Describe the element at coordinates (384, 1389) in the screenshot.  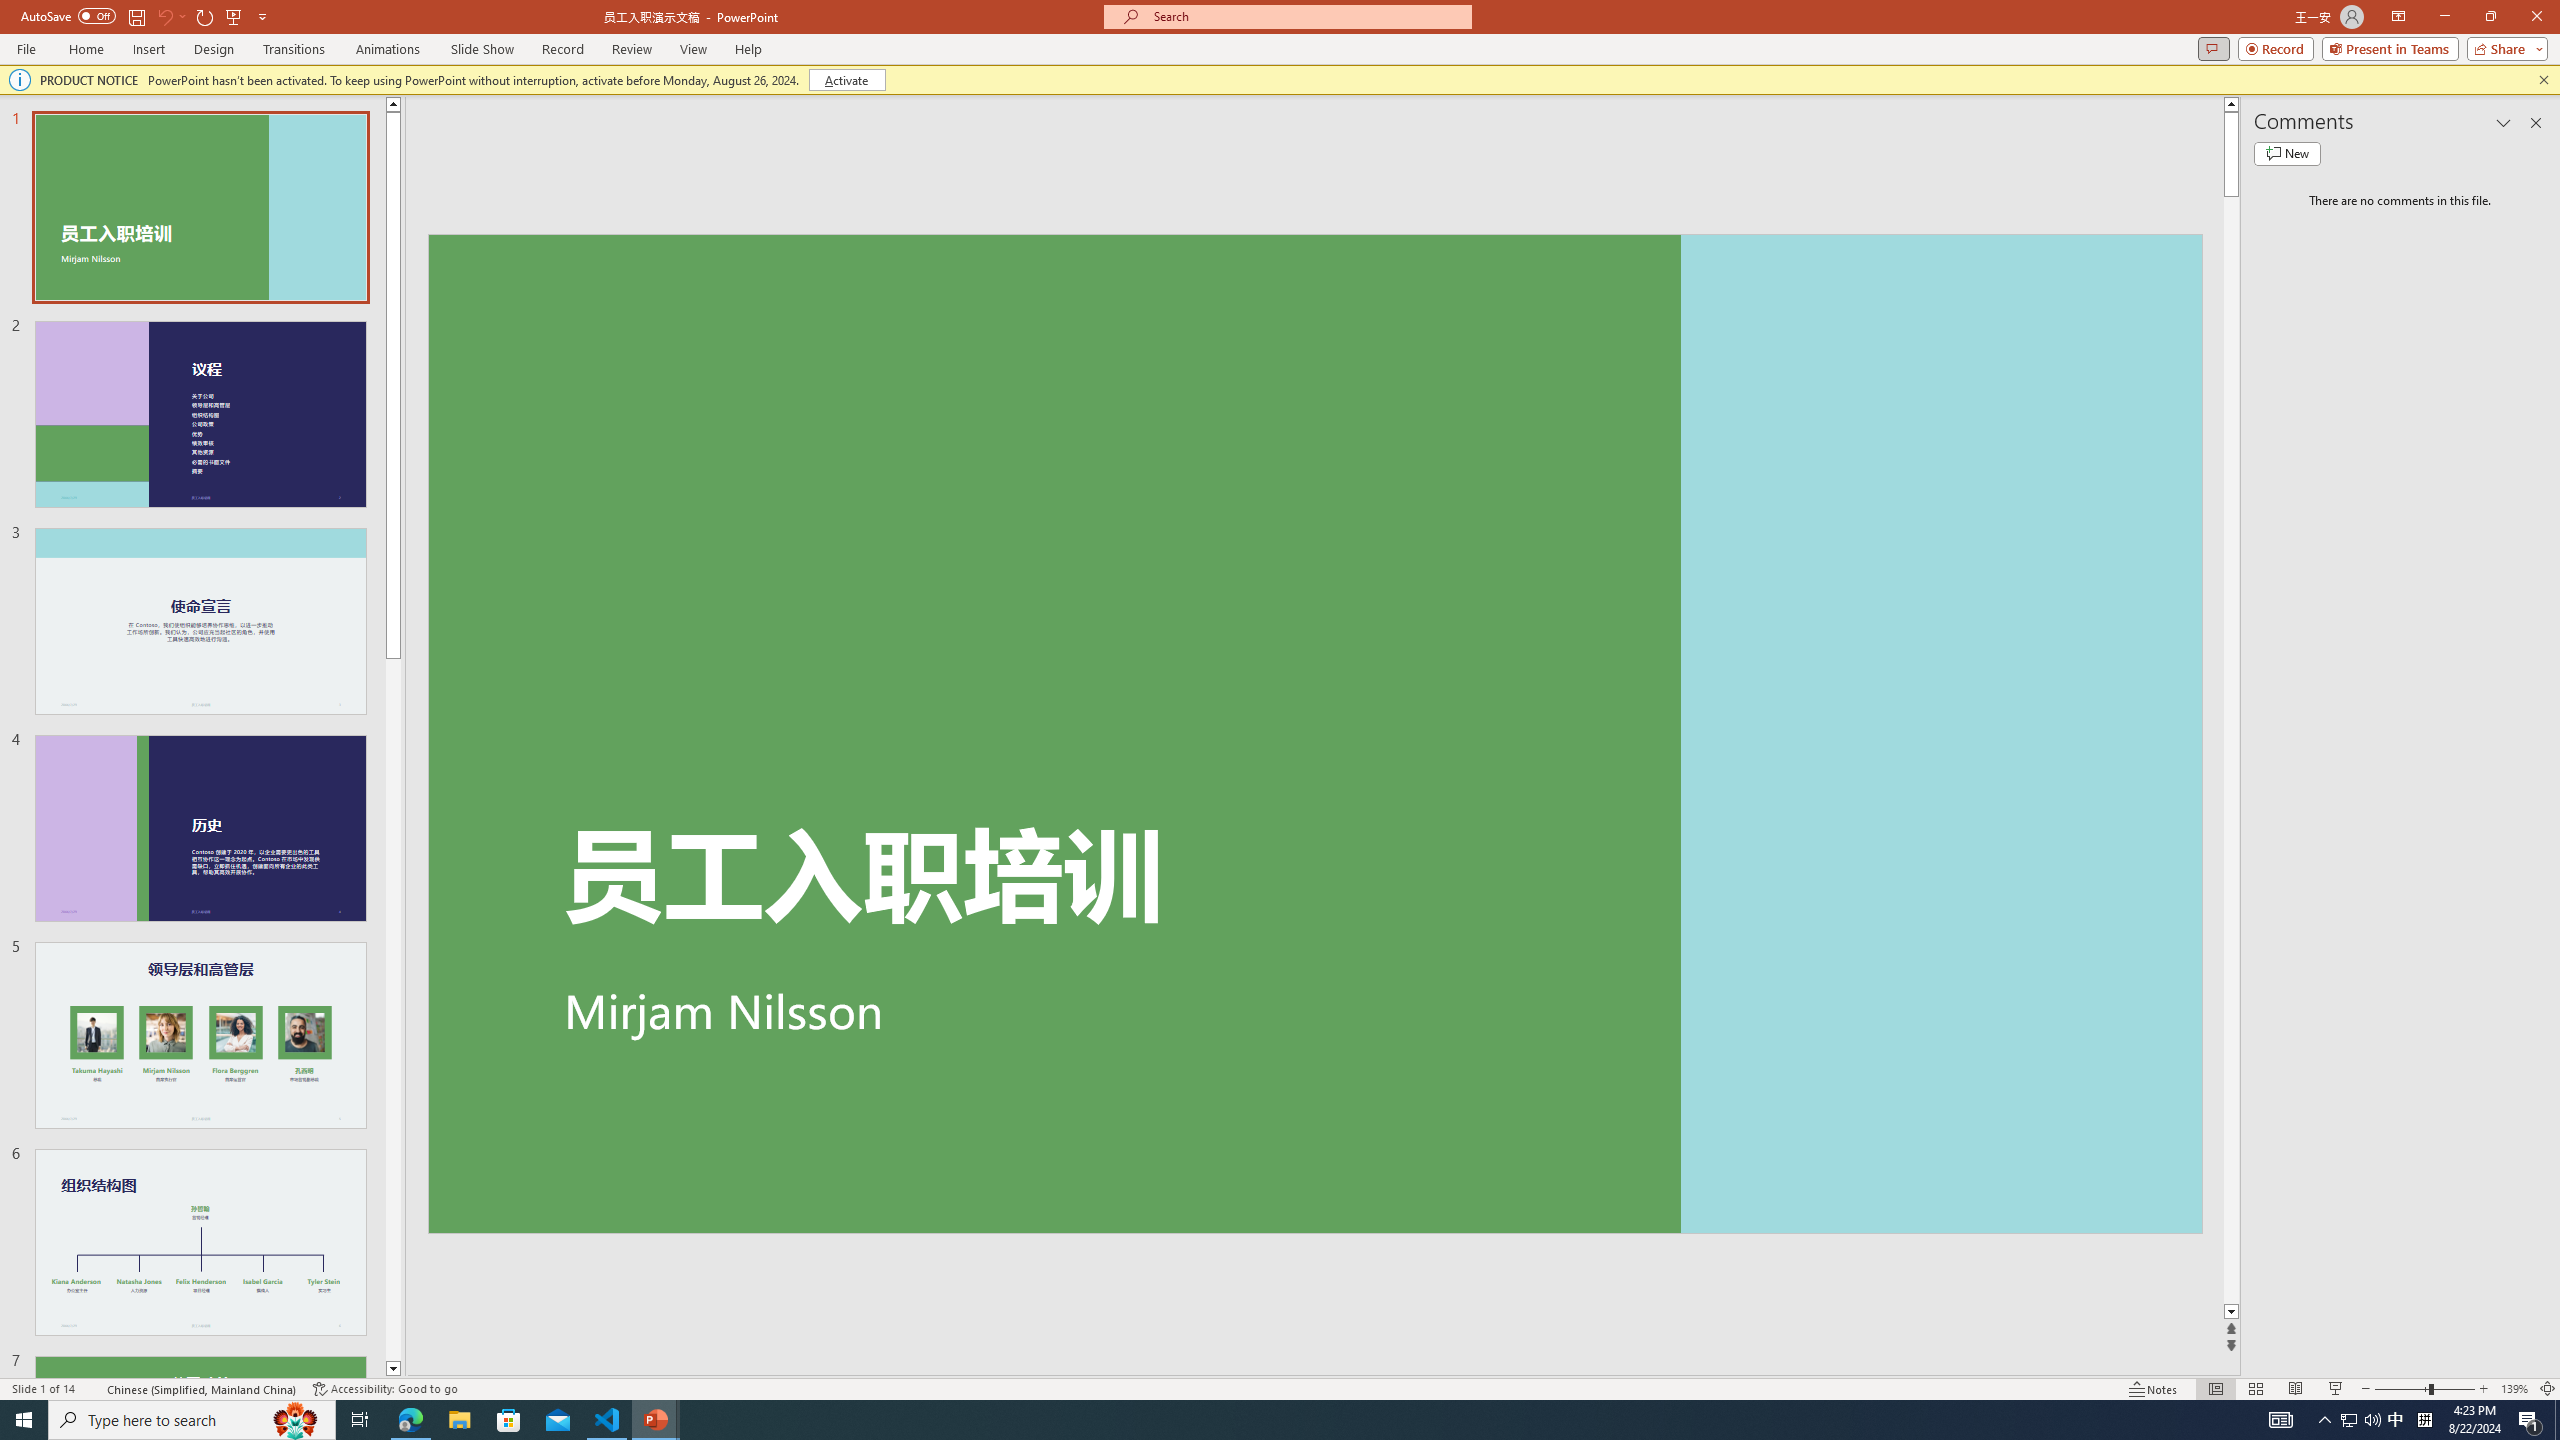
I see `'Accessibility Checker Accessibility: Good to go'` at that location.